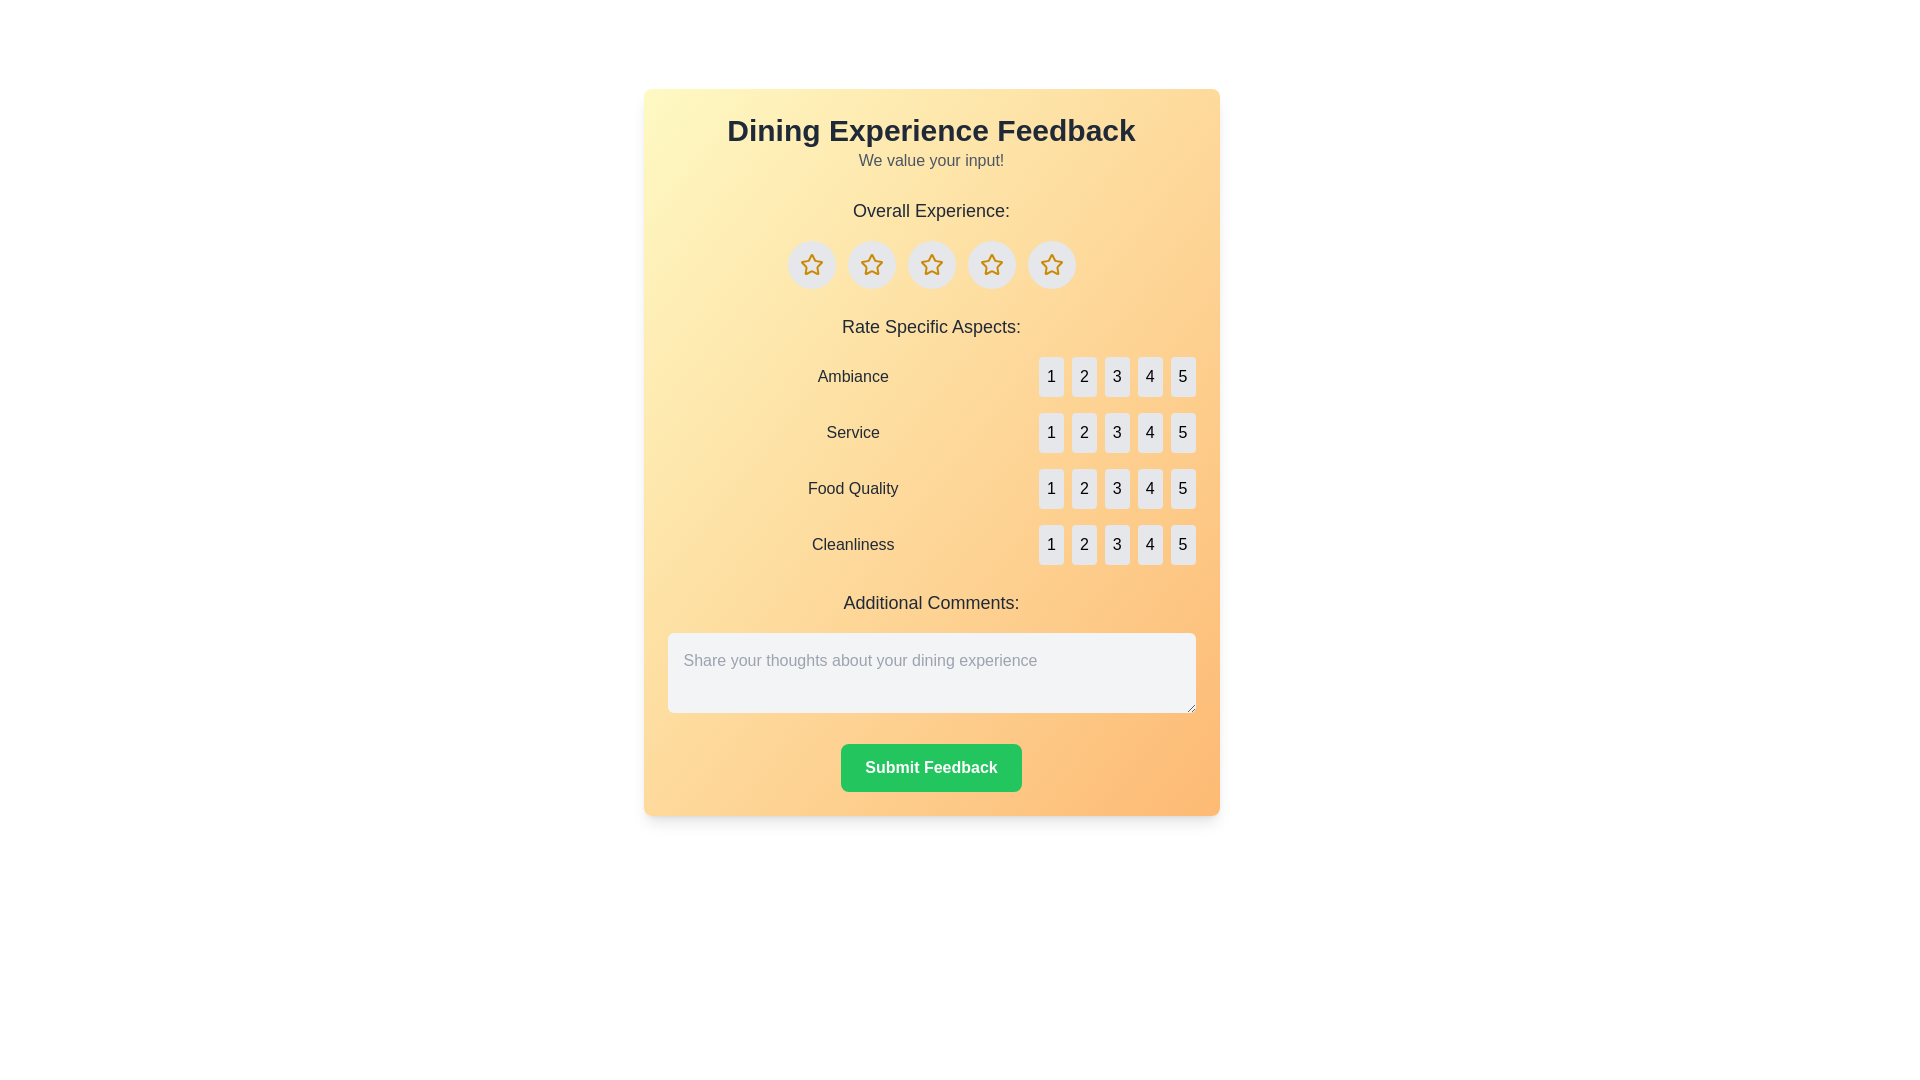 Image resolution: width=1920 pixels, height=1080 pixels. What do you see at coordinates (1083, 489) in the screenshot?
I see `the second button under the 'Food Quality' label` at bounding box center [1083, 489].